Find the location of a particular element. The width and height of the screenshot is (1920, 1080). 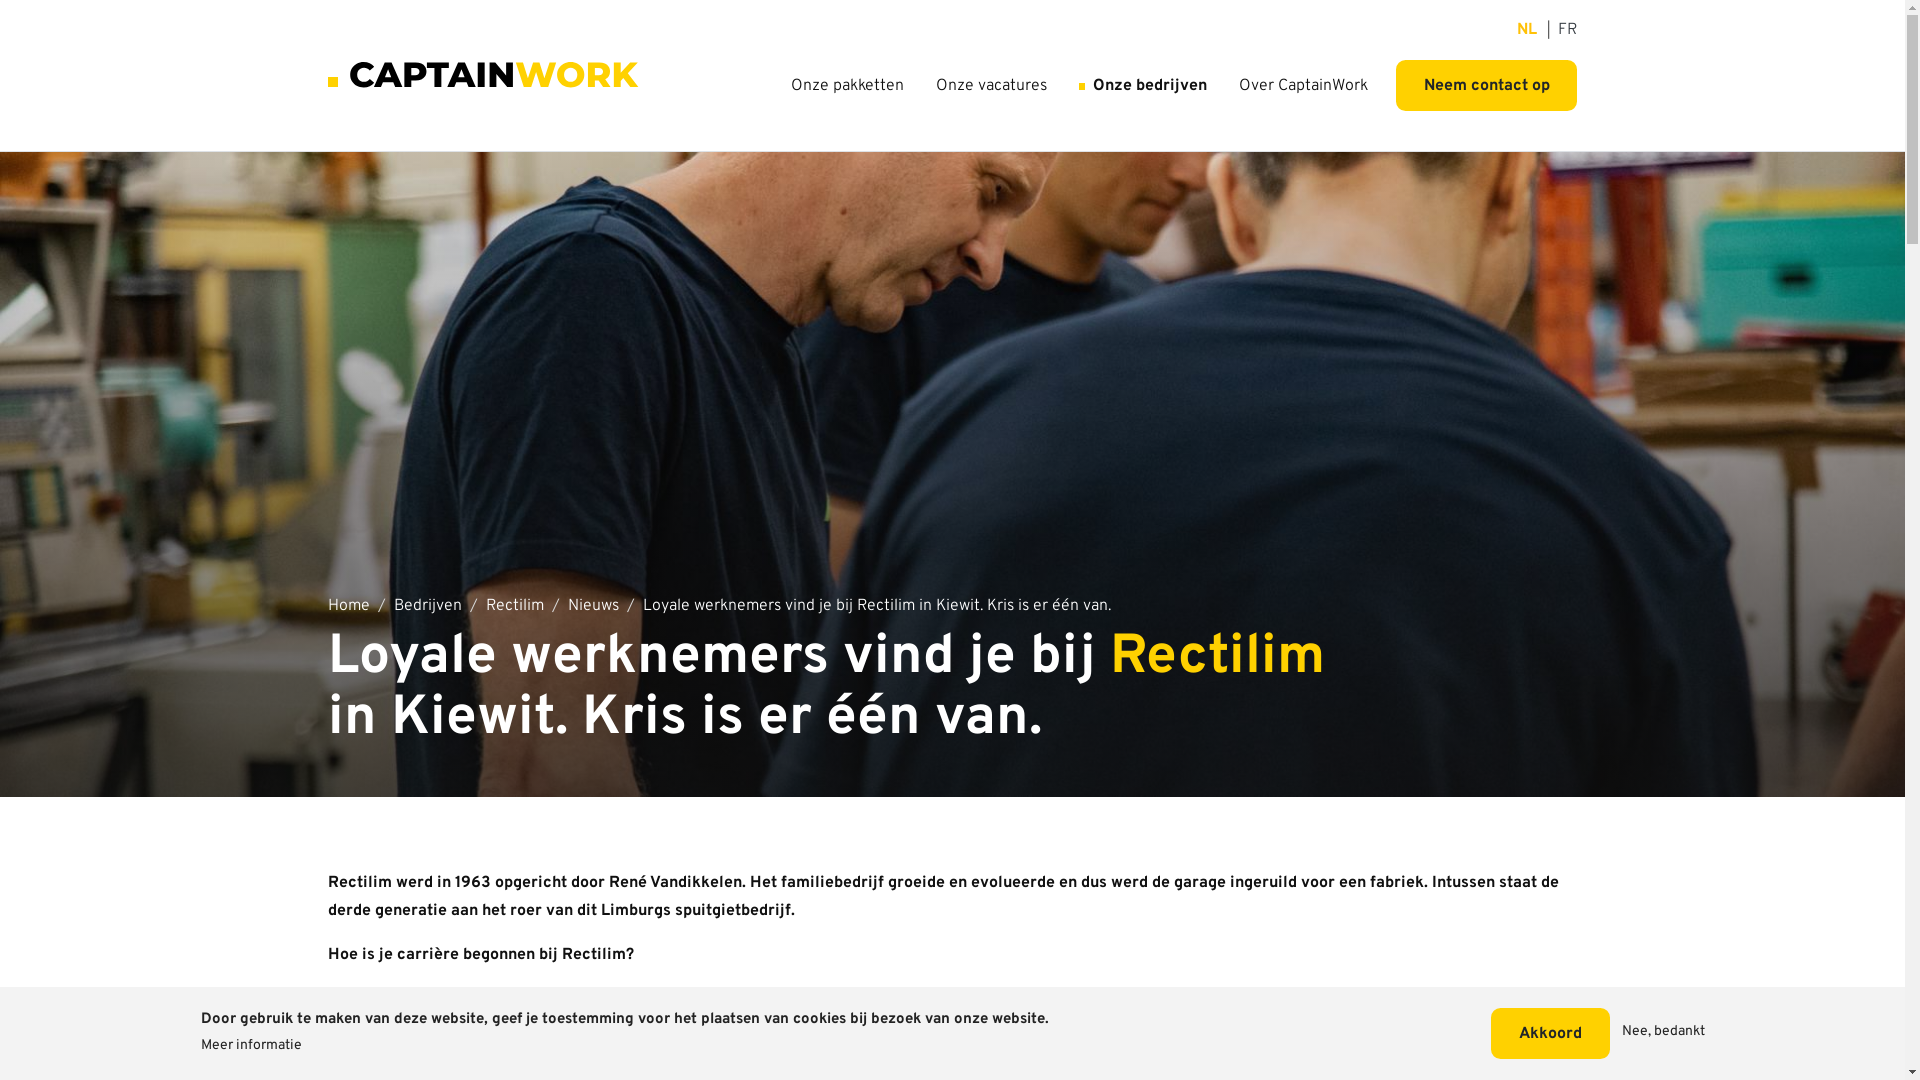

'Over CaptainWork' is located at coordinates (1303, 84).